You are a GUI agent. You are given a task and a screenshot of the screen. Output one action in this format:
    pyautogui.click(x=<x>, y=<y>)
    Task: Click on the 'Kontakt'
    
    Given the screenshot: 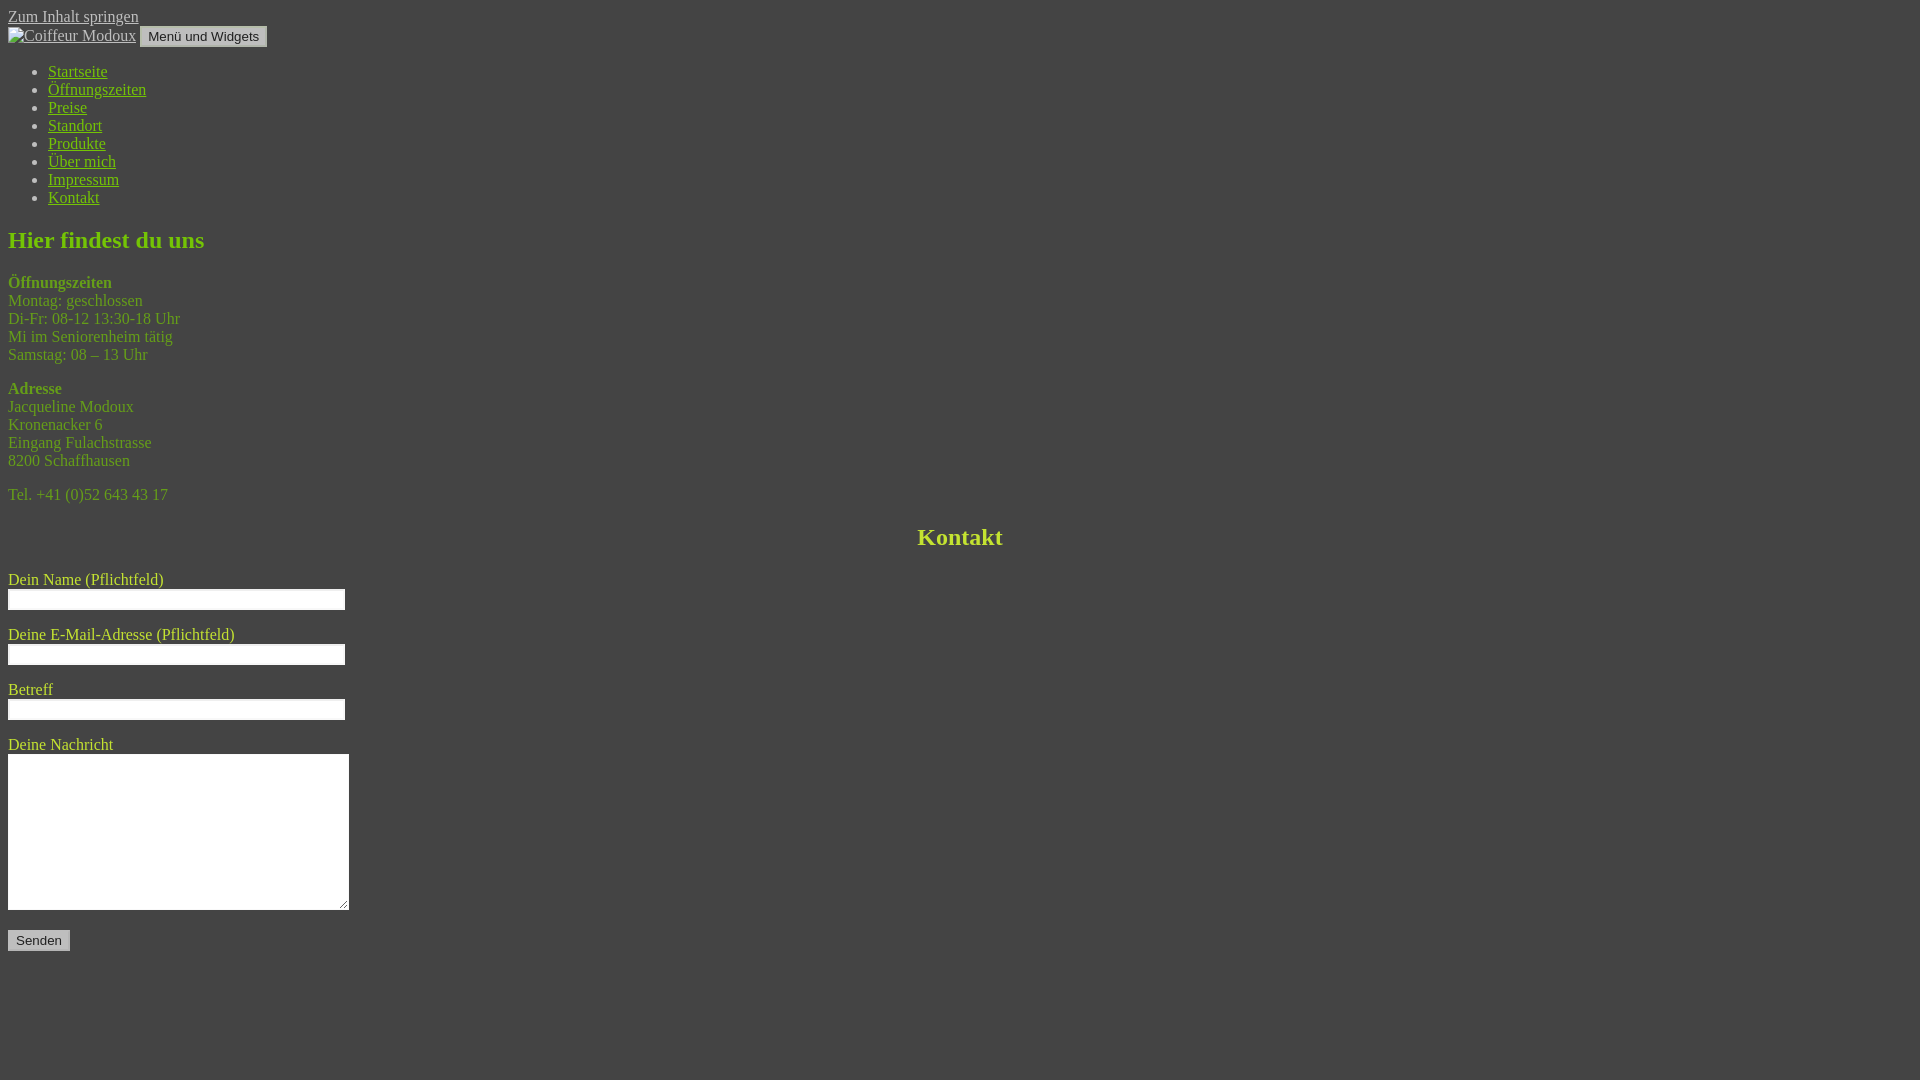 What is the action you would take?
    pyautogui.click(x=73, y=197)
    